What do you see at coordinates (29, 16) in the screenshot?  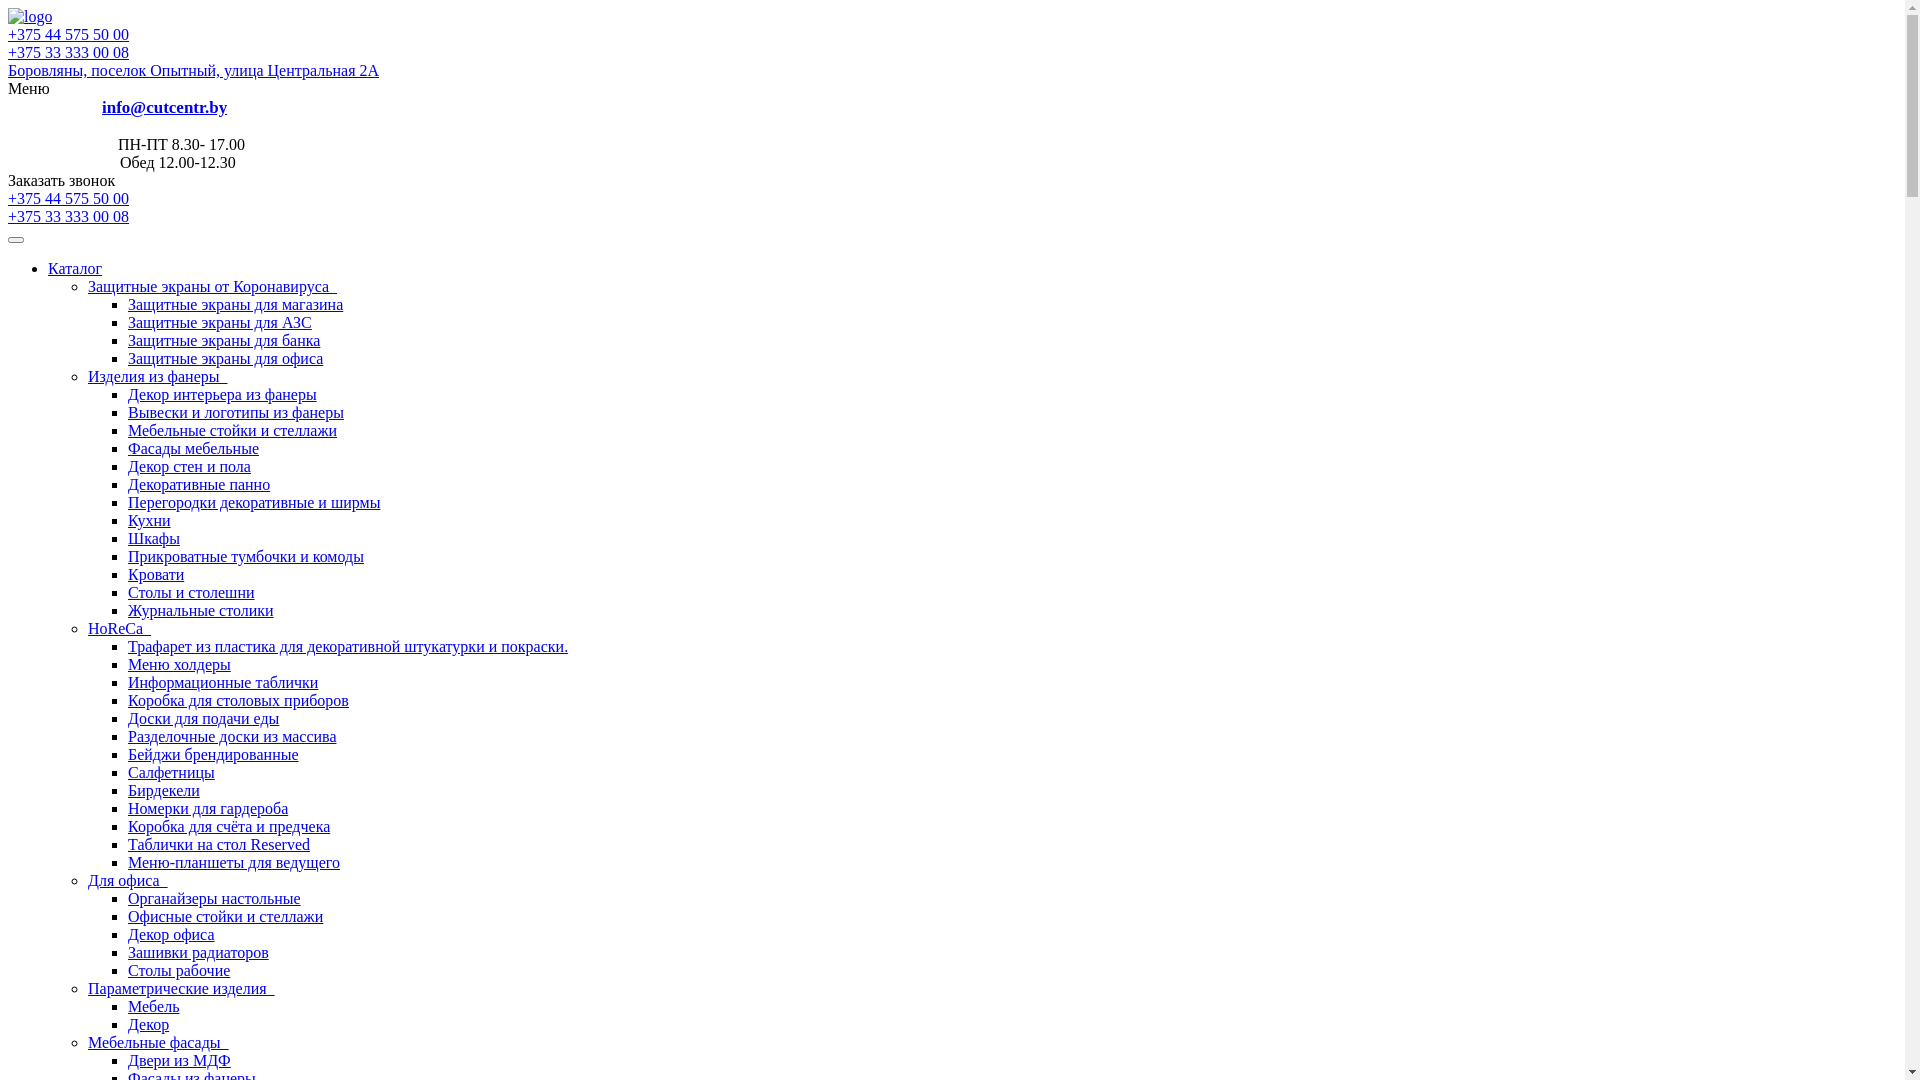 I see `'cutcentr.by'` at bounding box center [29, 16].